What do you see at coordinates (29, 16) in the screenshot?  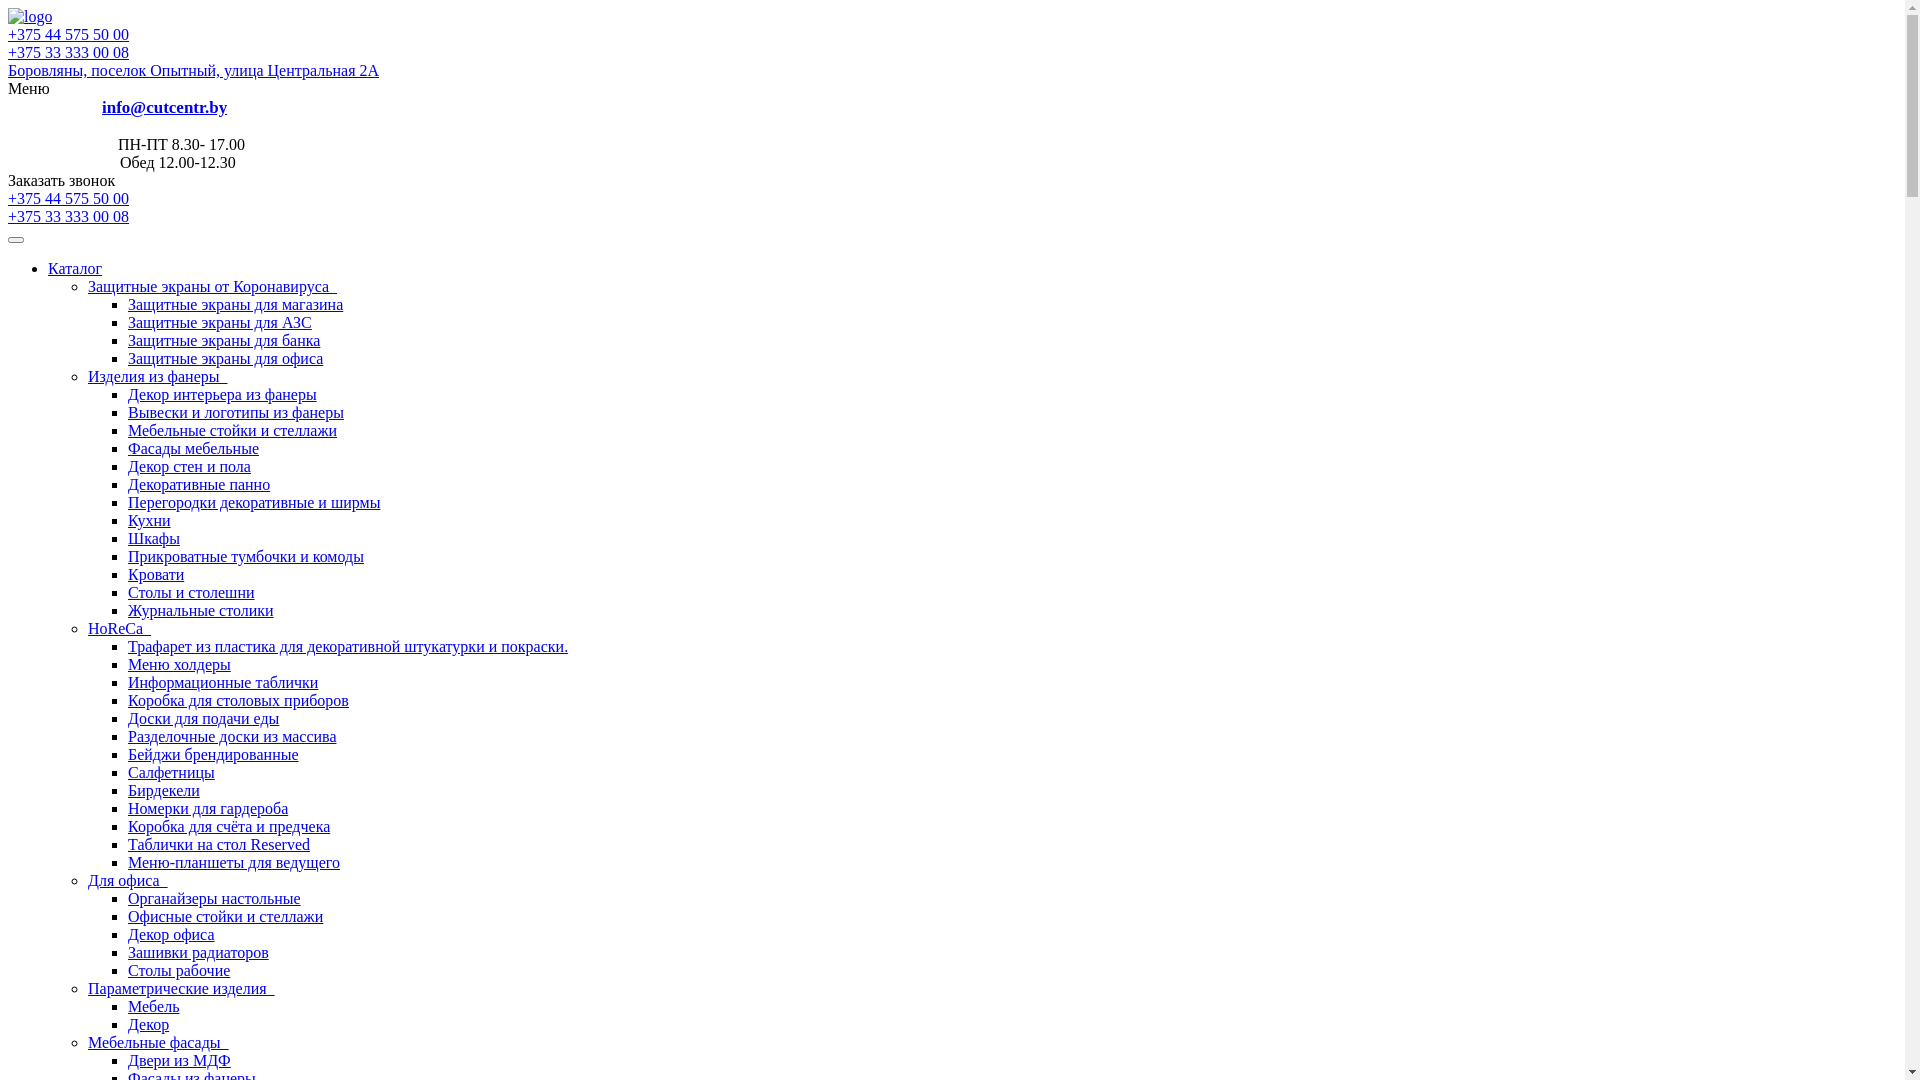 I see `'cutcentr.by'` at bounding box center [29, 16].